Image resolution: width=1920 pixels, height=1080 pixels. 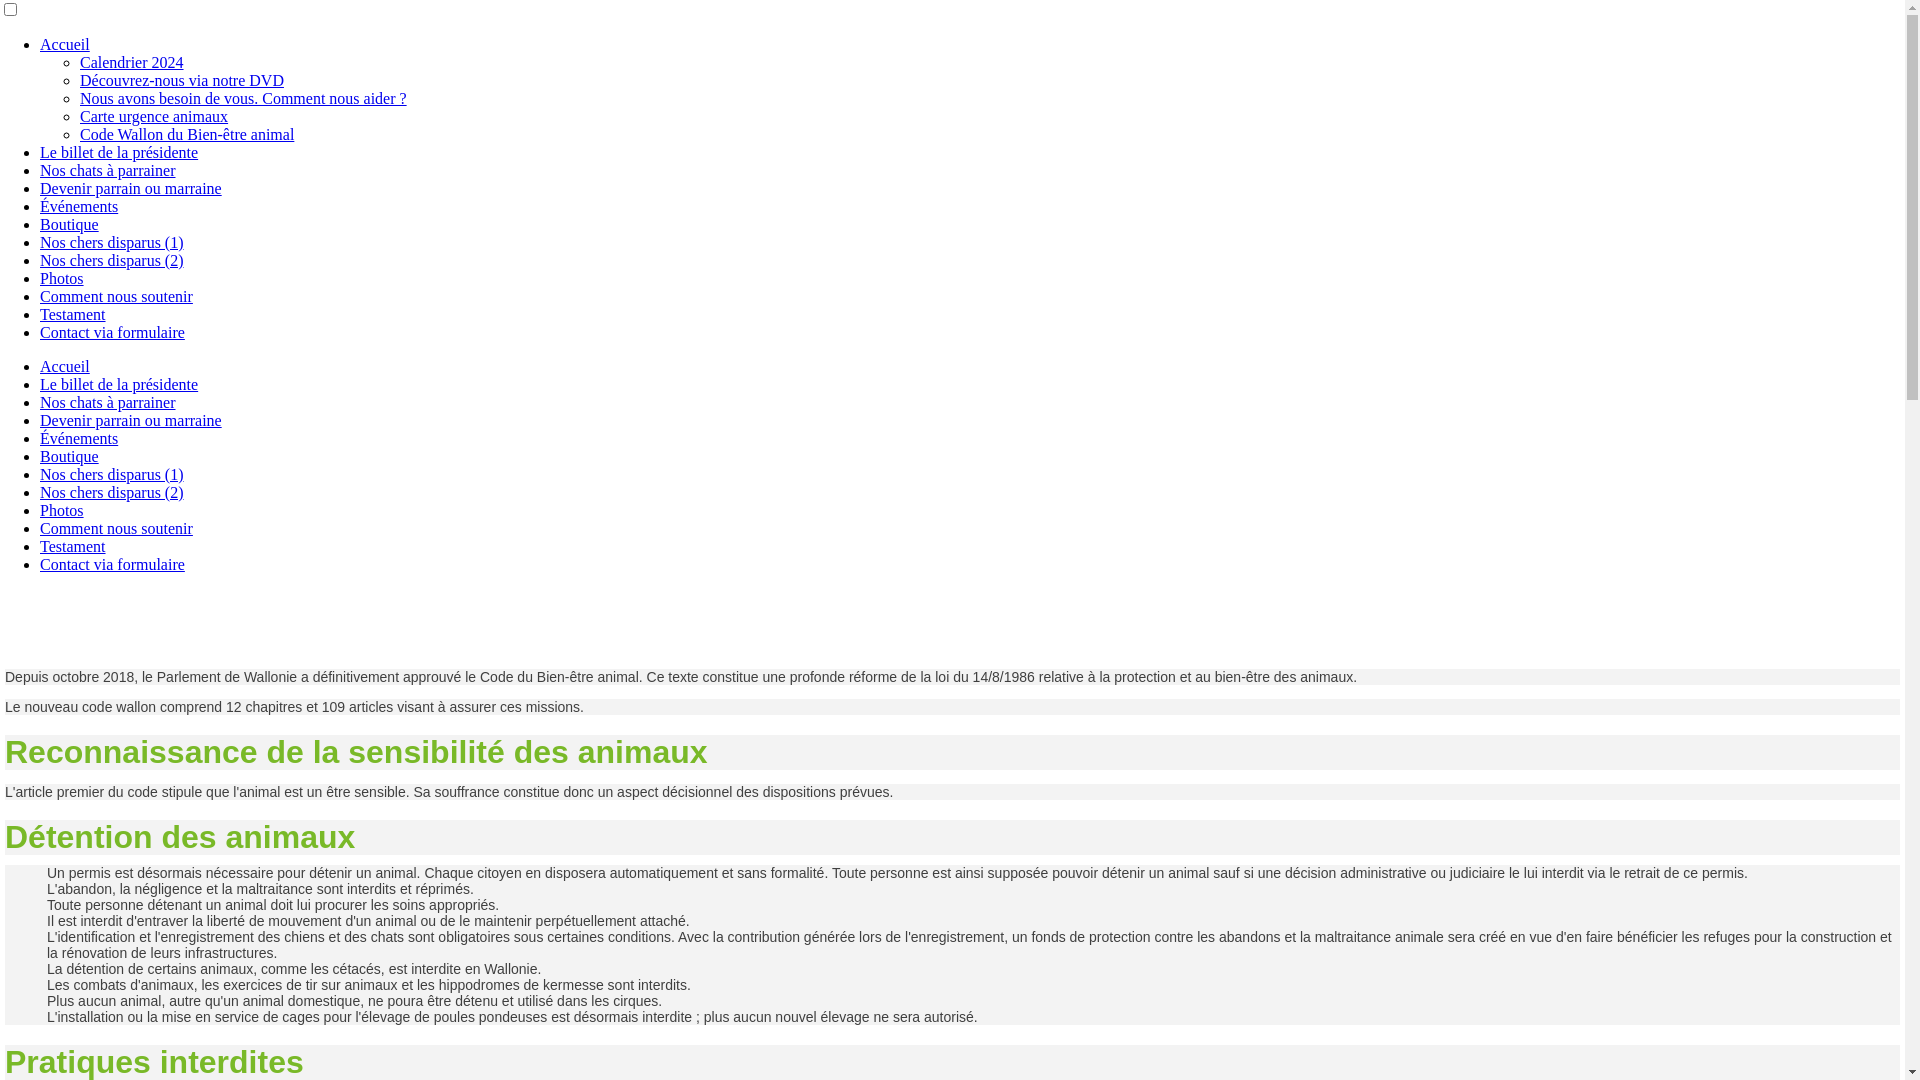 What do you see at coordinates (110, 492) in the screenshot?
I see `'Nos chers disparus (2)'` at bounding box center [110, 492].